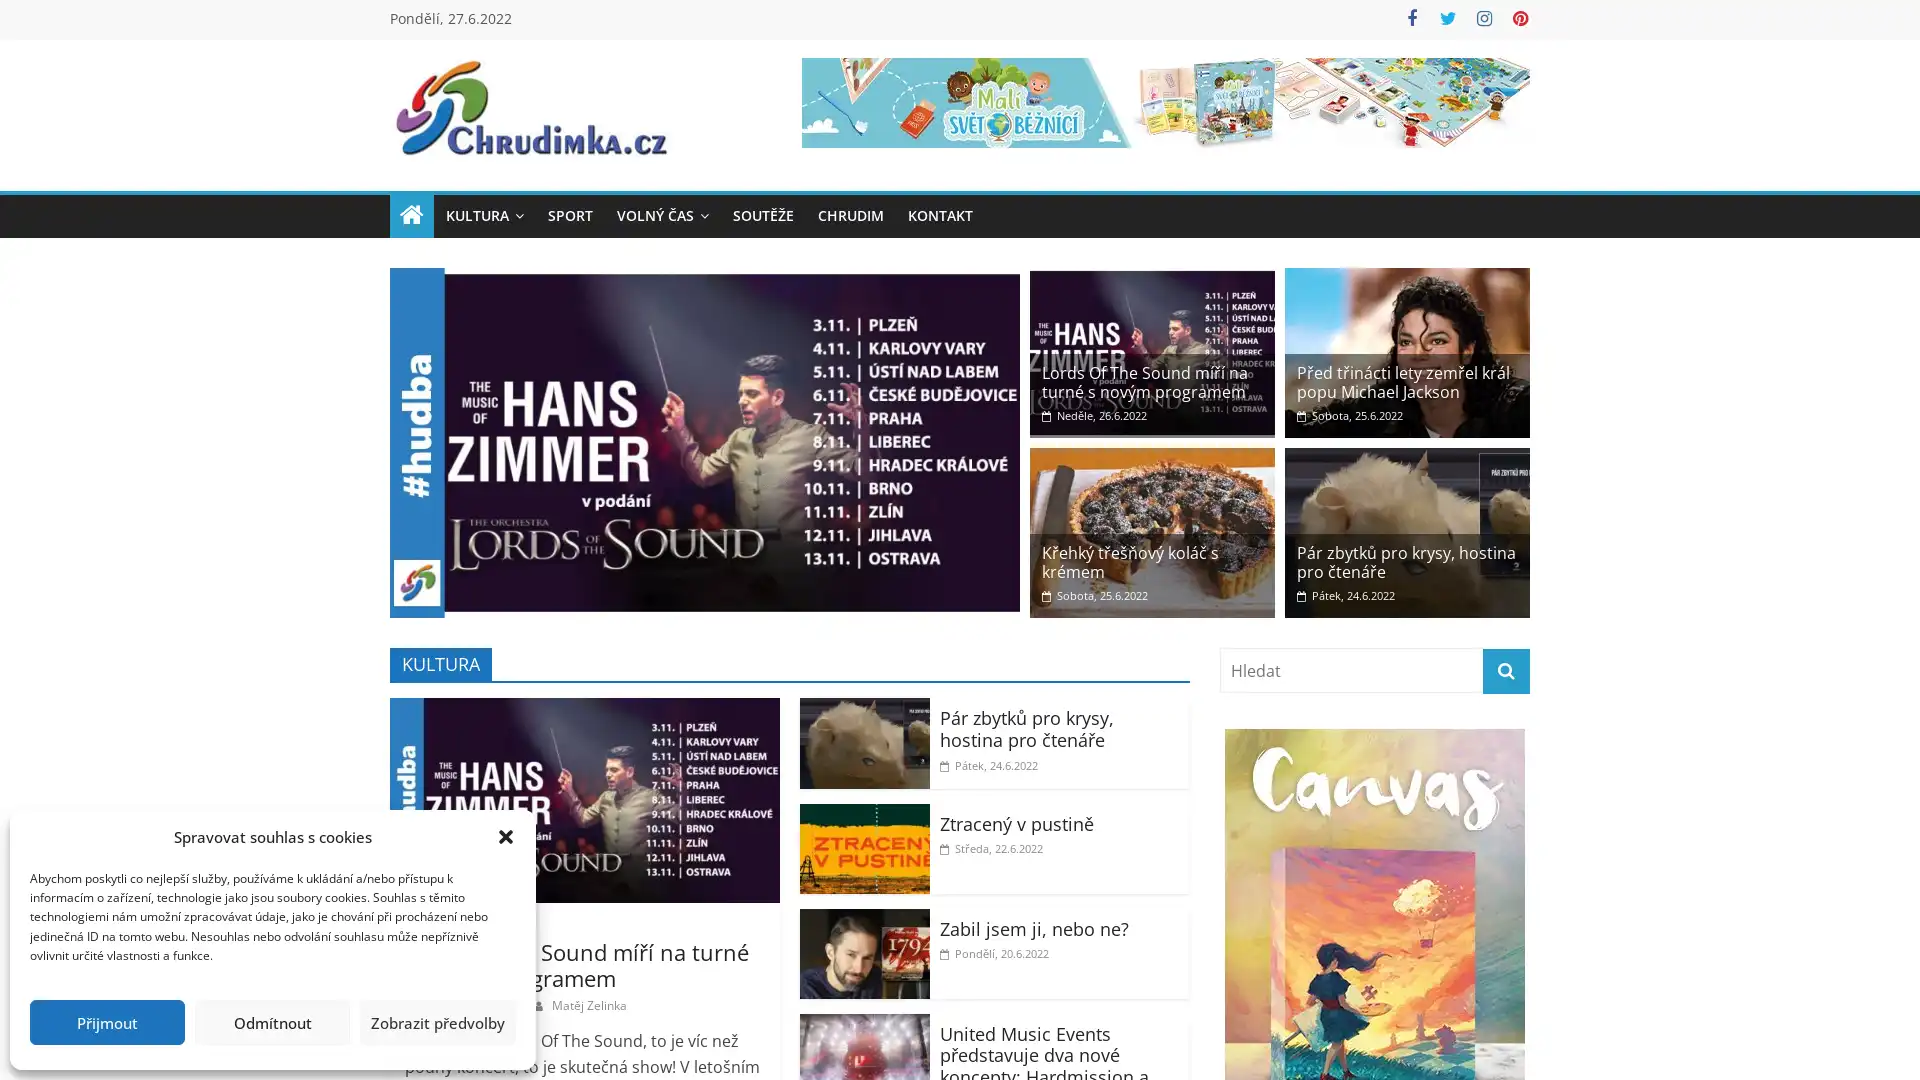 The image size is (1920, 1080). I want to click on Prijmout, so click(106, 1022).